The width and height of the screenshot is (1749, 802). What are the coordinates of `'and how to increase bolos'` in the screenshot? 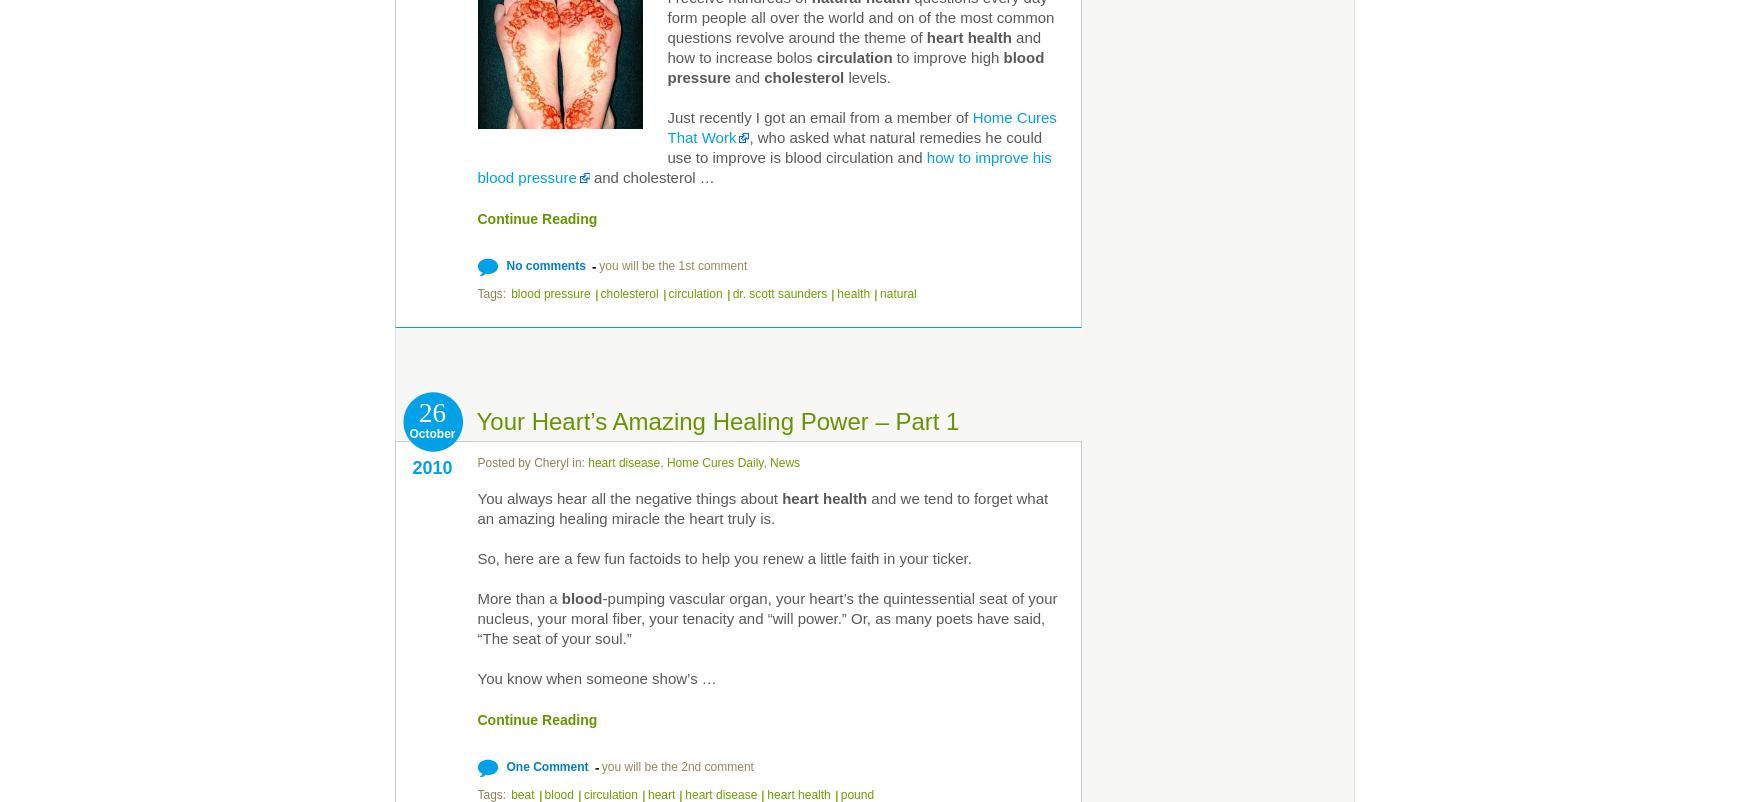 It's located at (667, 46).